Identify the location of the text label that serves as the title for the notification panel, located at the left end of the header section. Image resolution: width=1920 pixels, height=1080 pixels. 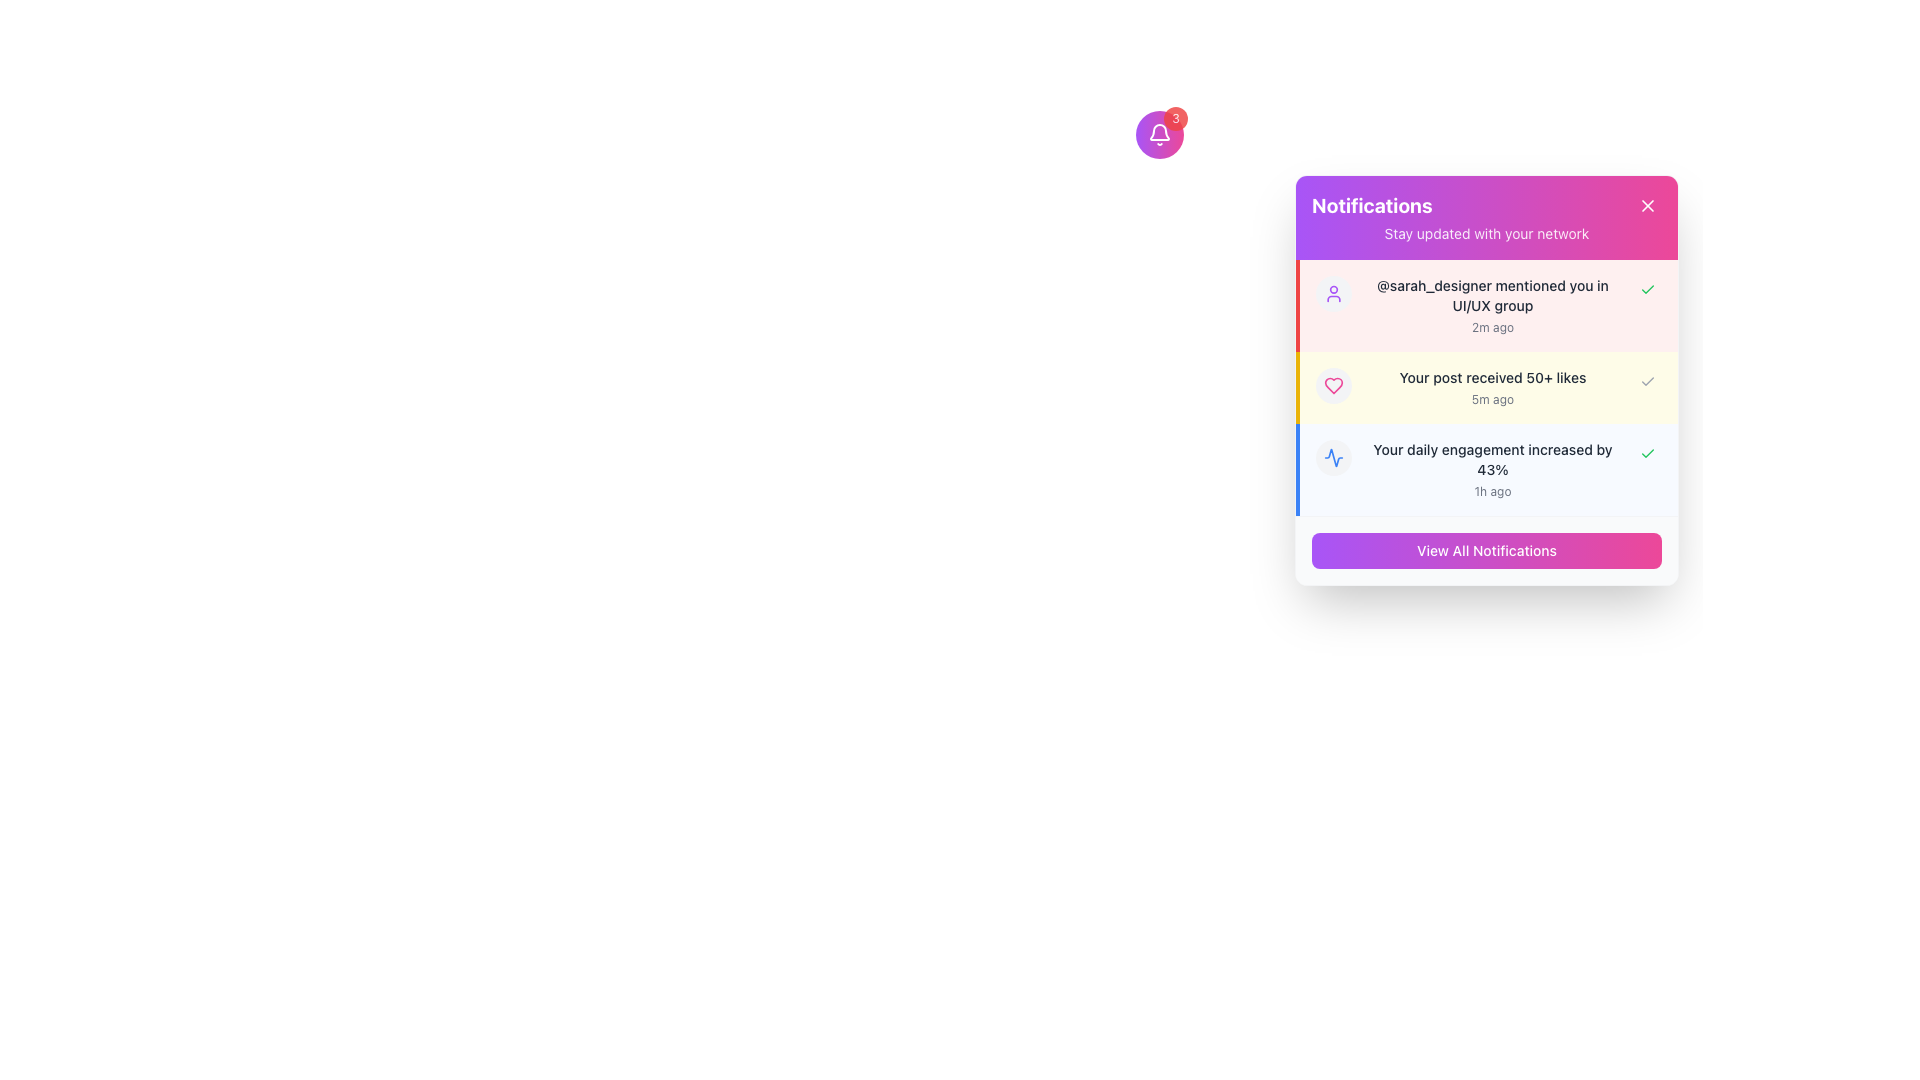
(1371, 205).